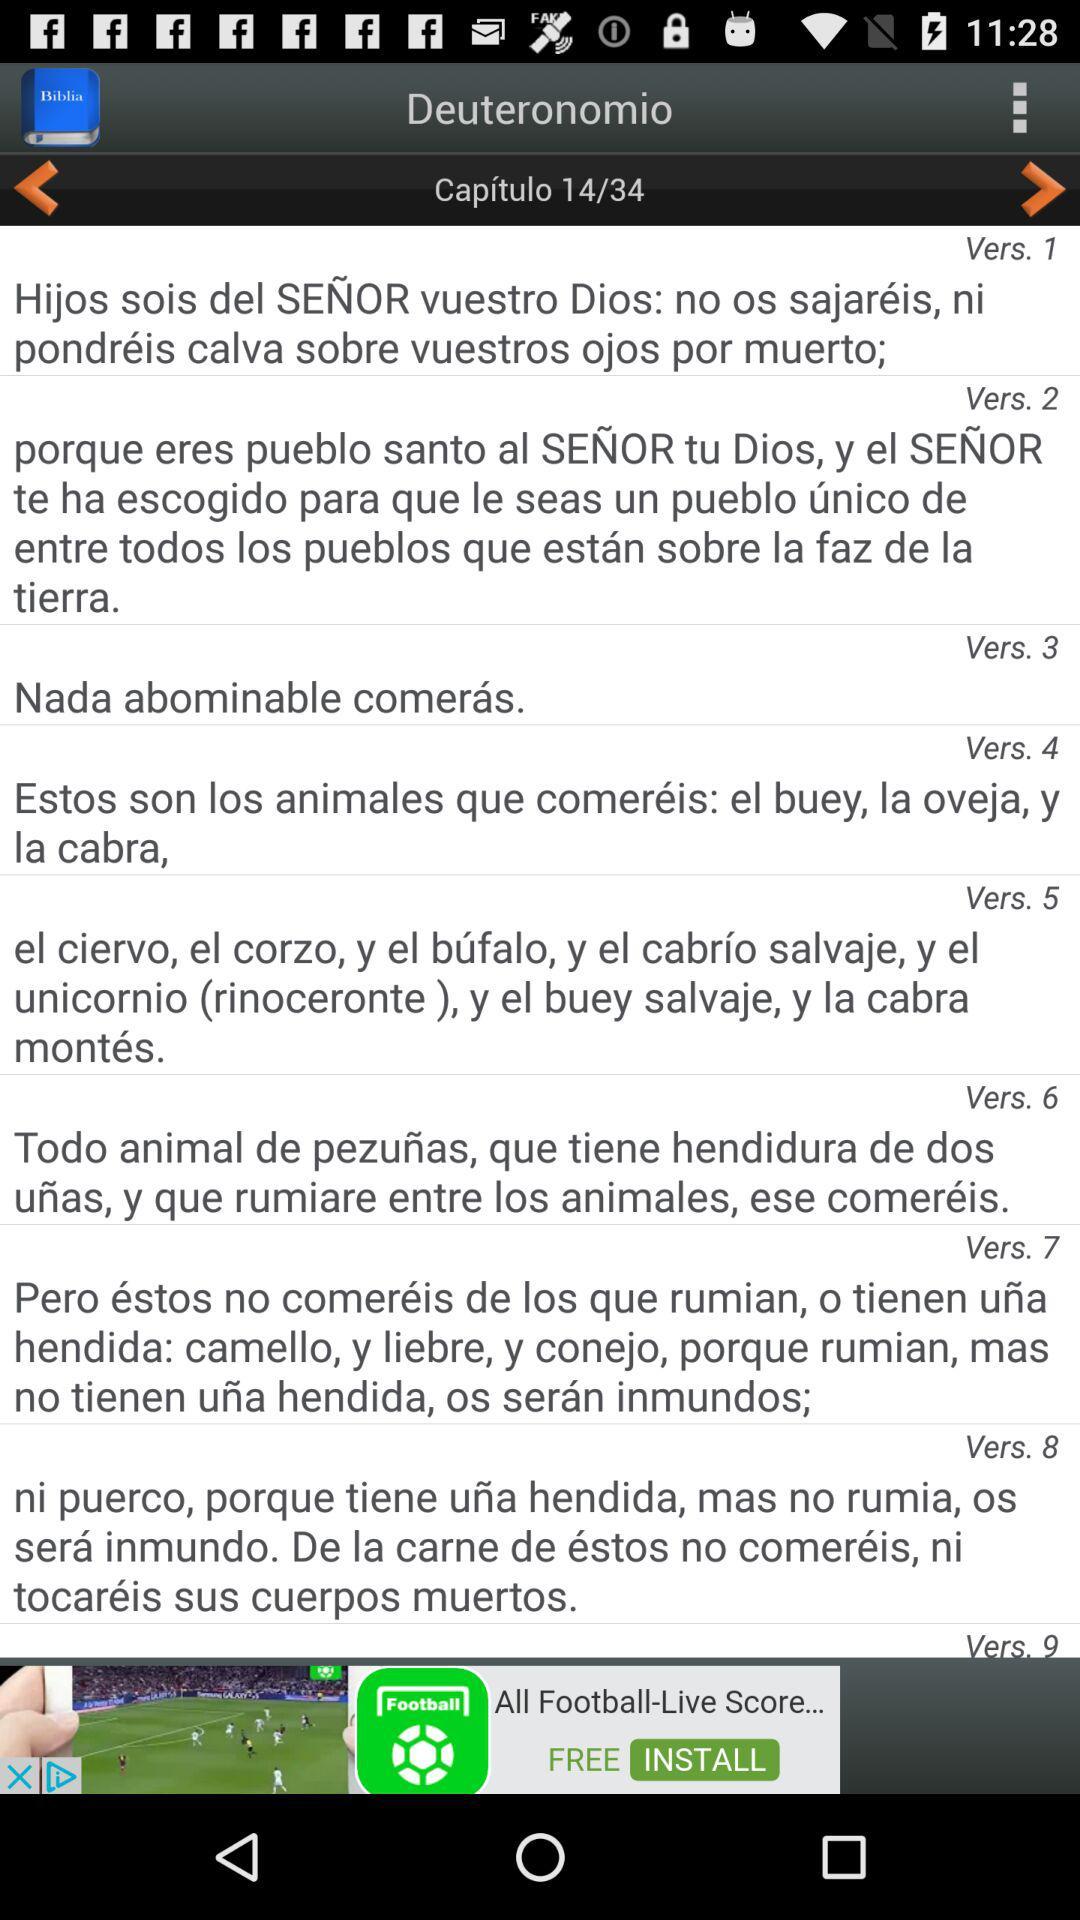 This screenshot has width=1080, height=1920. I want to click on the more icon, so click(1019, 114).